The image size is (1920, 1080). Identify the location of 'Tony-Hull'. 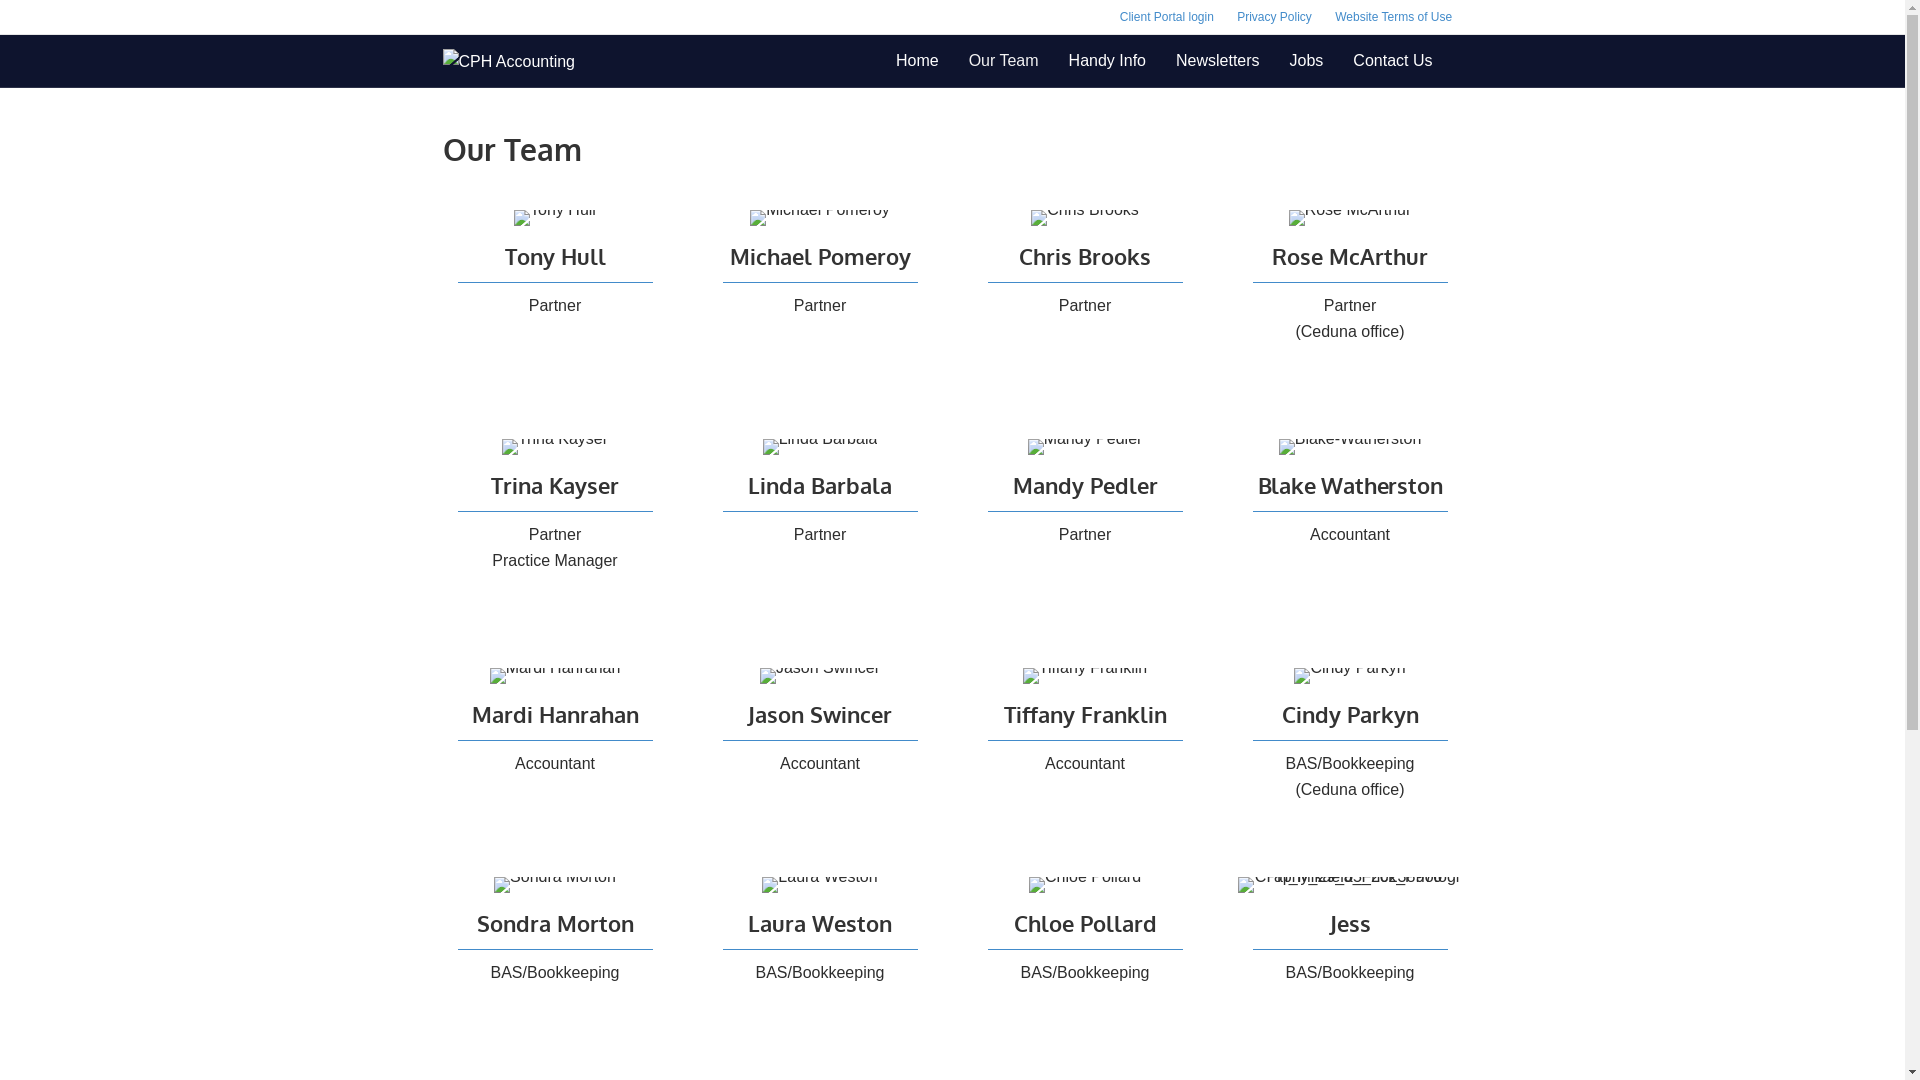
(555, 218).